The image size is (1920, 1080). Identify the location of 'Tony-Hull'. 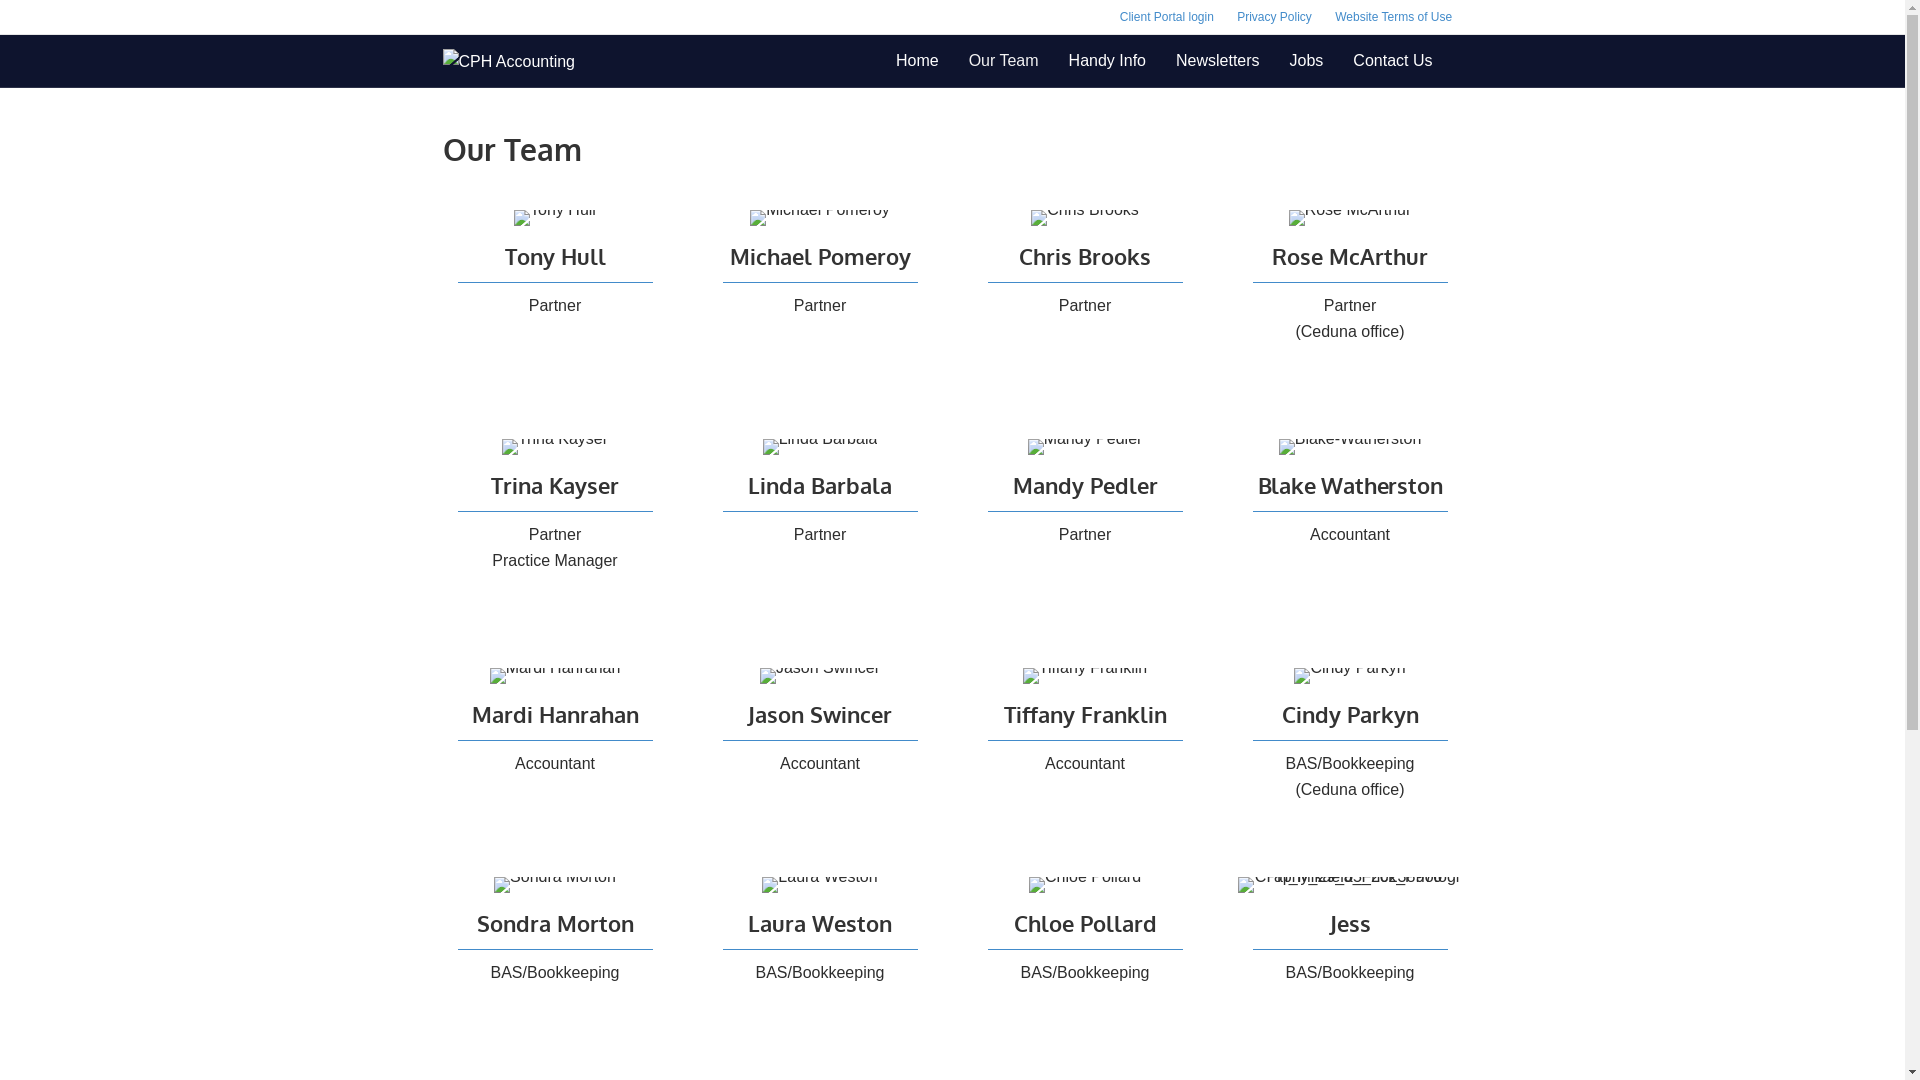
(555, 218).